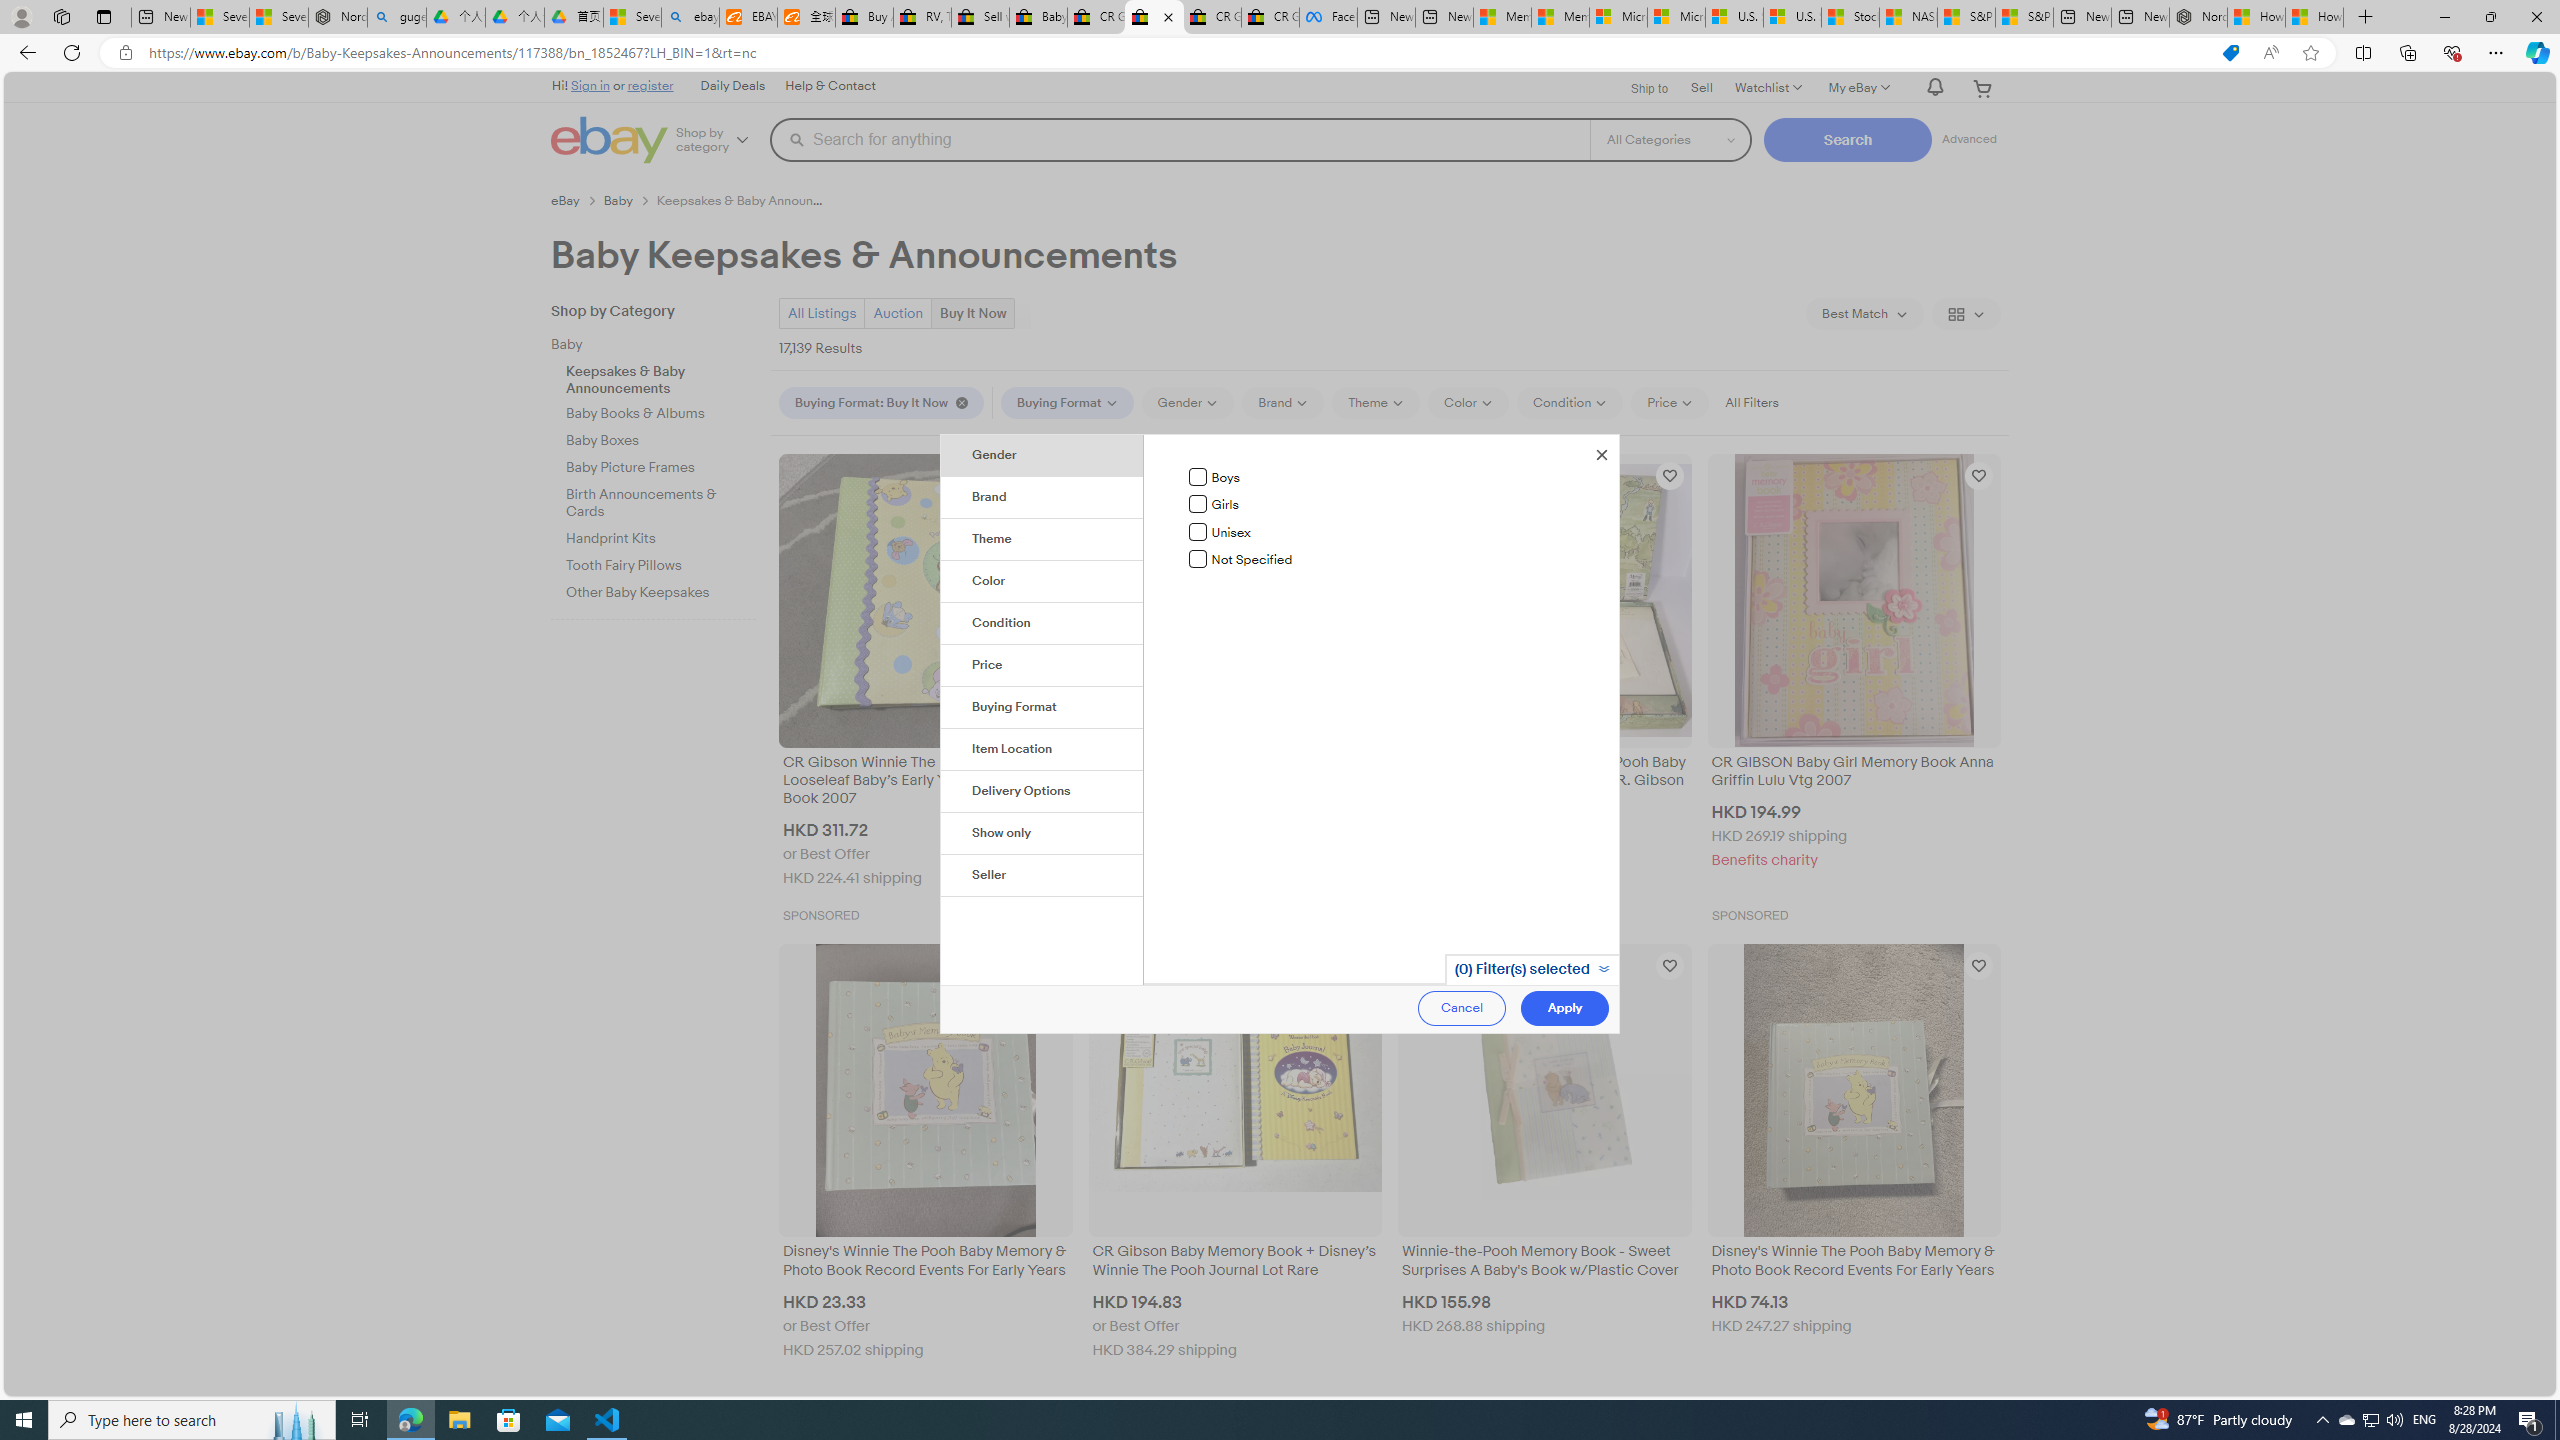 This screenshot has height=1440, width=2560. Describe the element at coordinates (1602, 451) in the screenshot. I see `'Close'` at that location.